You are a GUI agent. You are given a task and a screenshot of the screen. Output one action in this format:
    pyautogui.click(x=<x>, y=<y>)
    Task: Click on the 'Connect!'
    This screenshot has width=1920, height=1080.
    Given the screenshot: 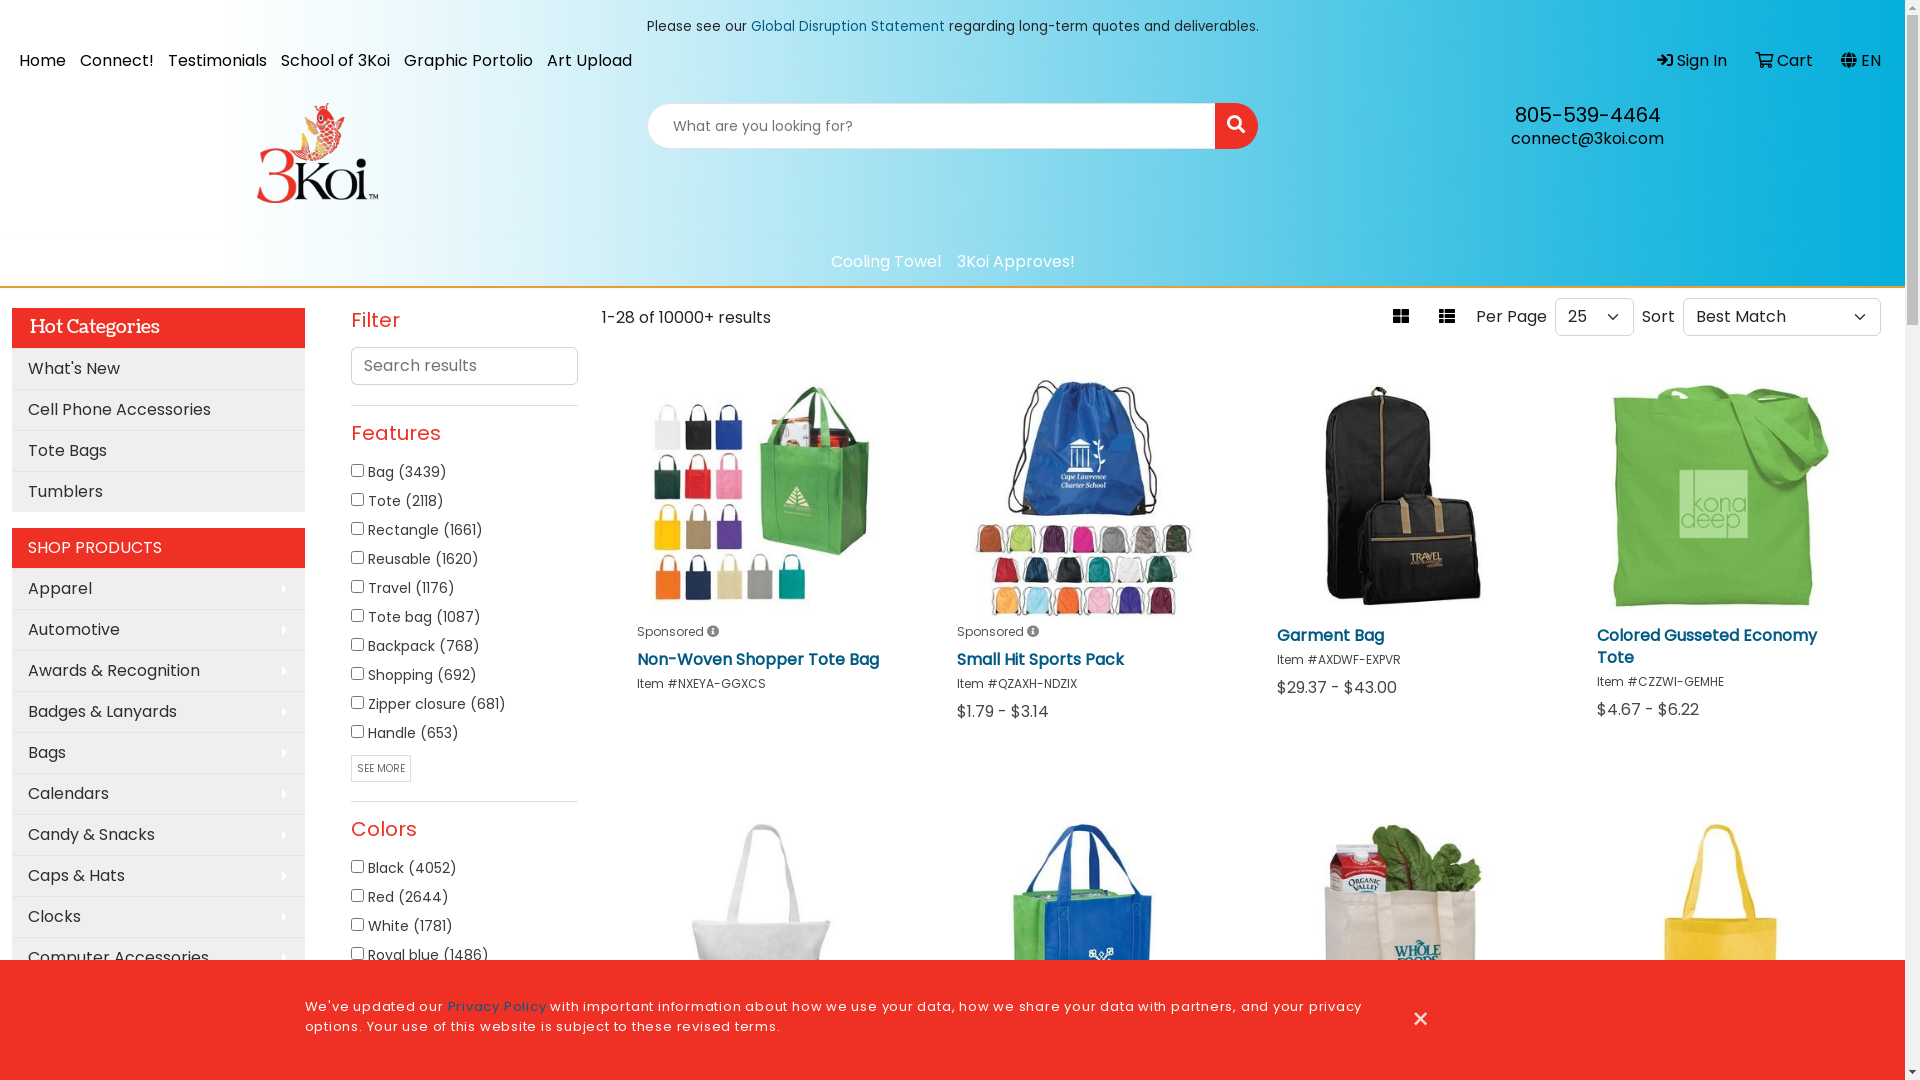 What is the action you would take?
    pyautogui.click(x=72, y=60)
    